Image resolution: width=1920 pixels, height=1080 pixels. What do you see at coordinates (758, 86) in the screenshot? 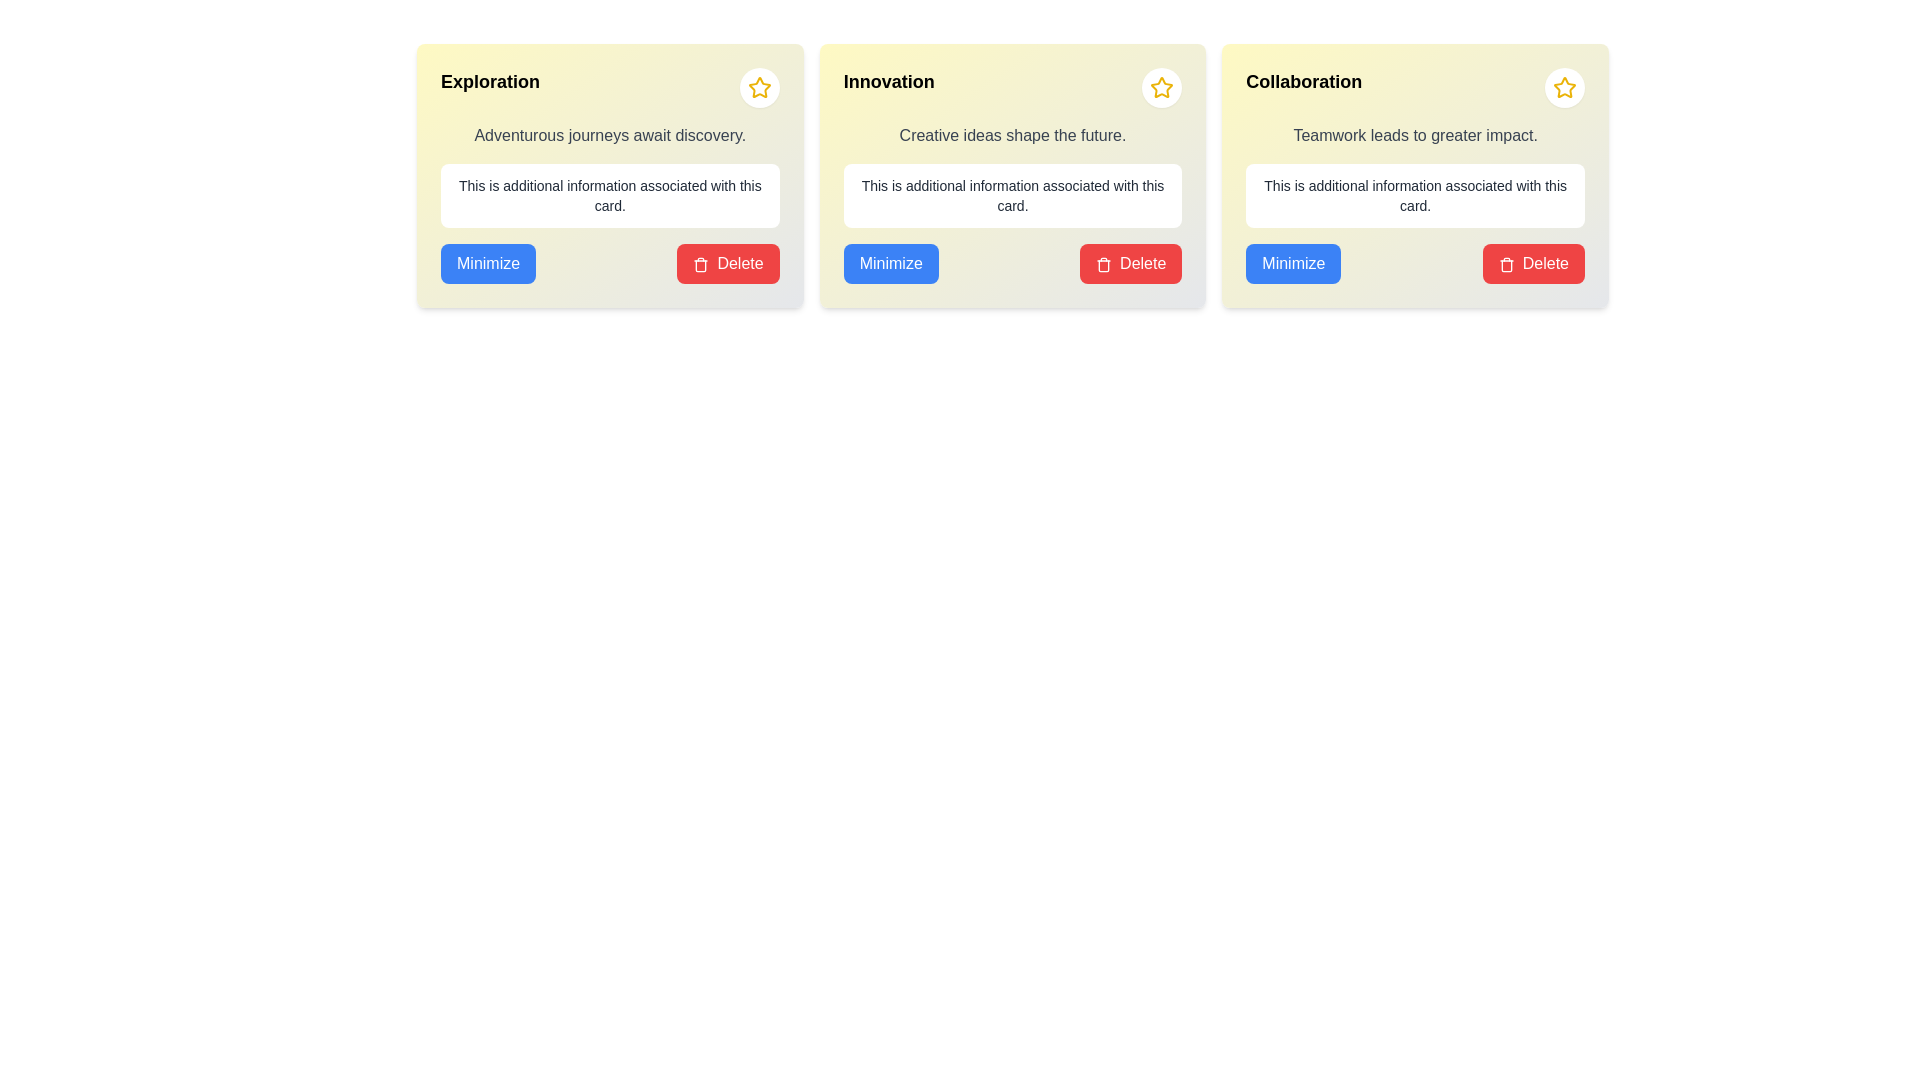
I see `the yellow star-shaped icon located in the top-right corner of the 'Innovation' card` at bounding box center [758, 86].